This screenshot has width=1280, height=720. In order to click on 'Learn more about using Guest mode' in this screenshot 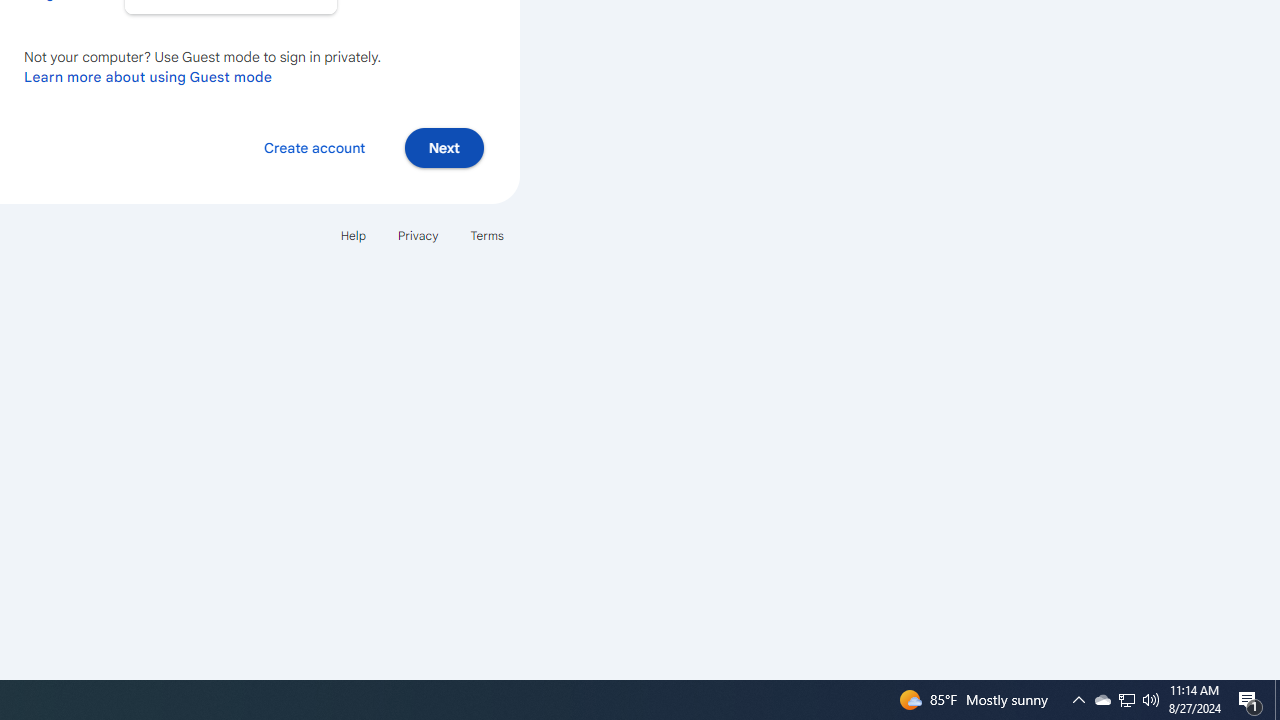, I will do `click(147, 75)`.